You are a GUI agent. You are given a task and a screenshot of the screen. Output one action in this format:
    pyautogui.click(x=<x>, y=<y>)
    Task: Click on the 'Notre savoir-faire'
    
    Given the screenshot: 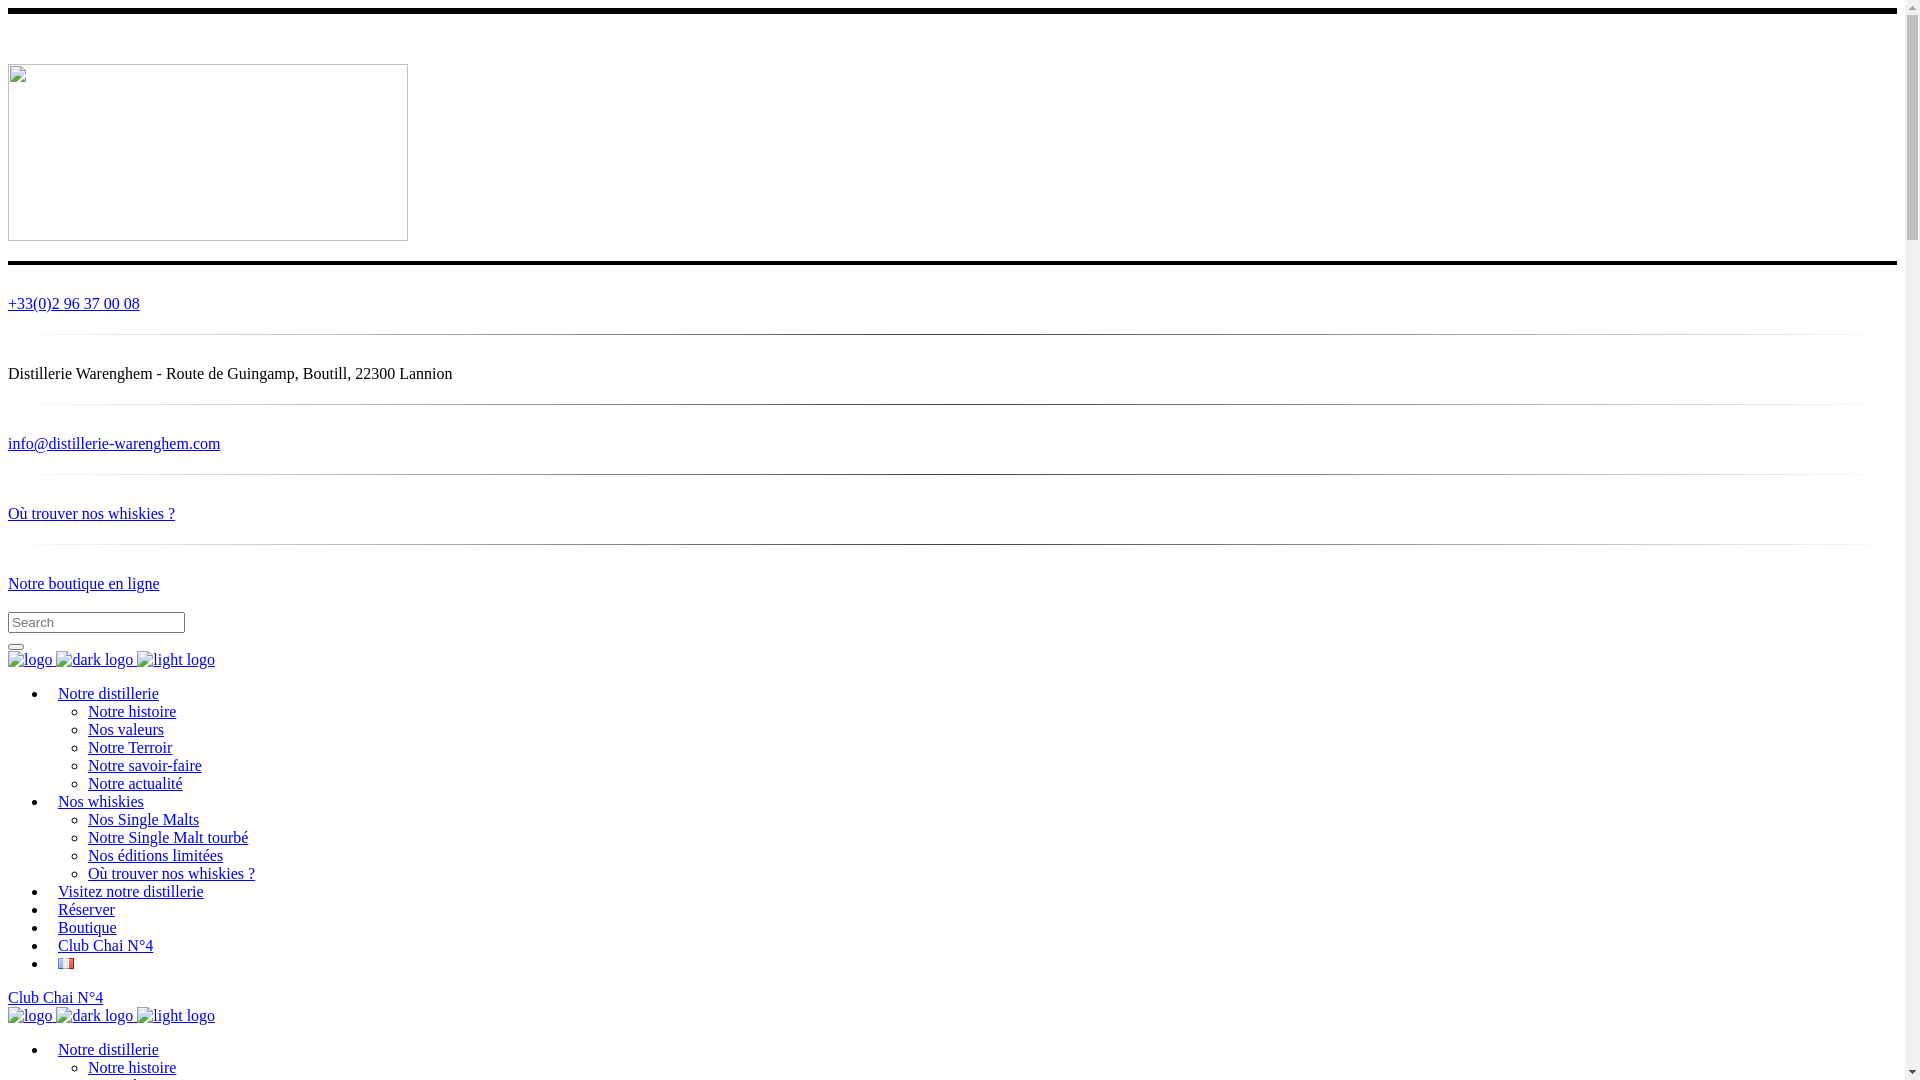 What is the action you would take?
    pyautogui.click(x=86, y=765)
    